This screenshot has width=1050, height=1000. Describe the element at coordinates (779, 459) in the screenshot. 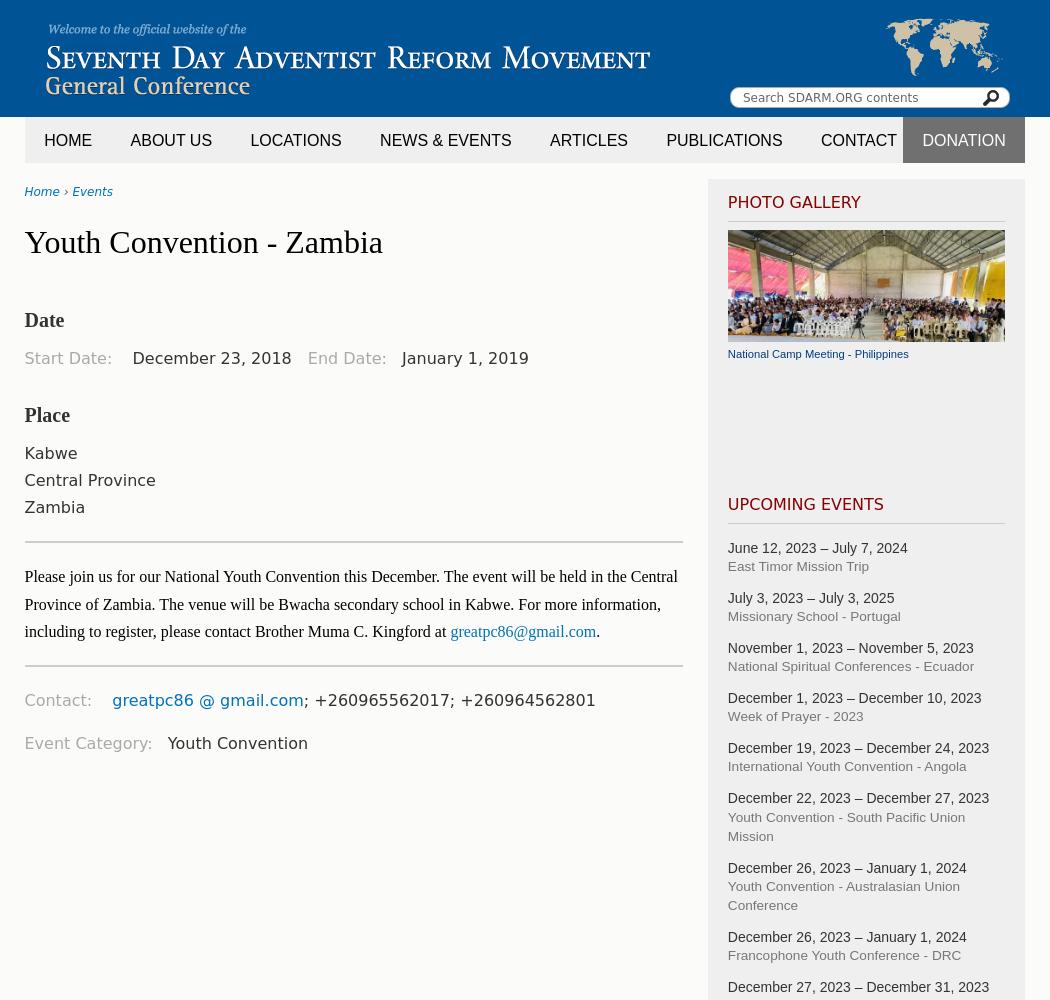

I see `'Baptisms - Indonesia'` at that location.